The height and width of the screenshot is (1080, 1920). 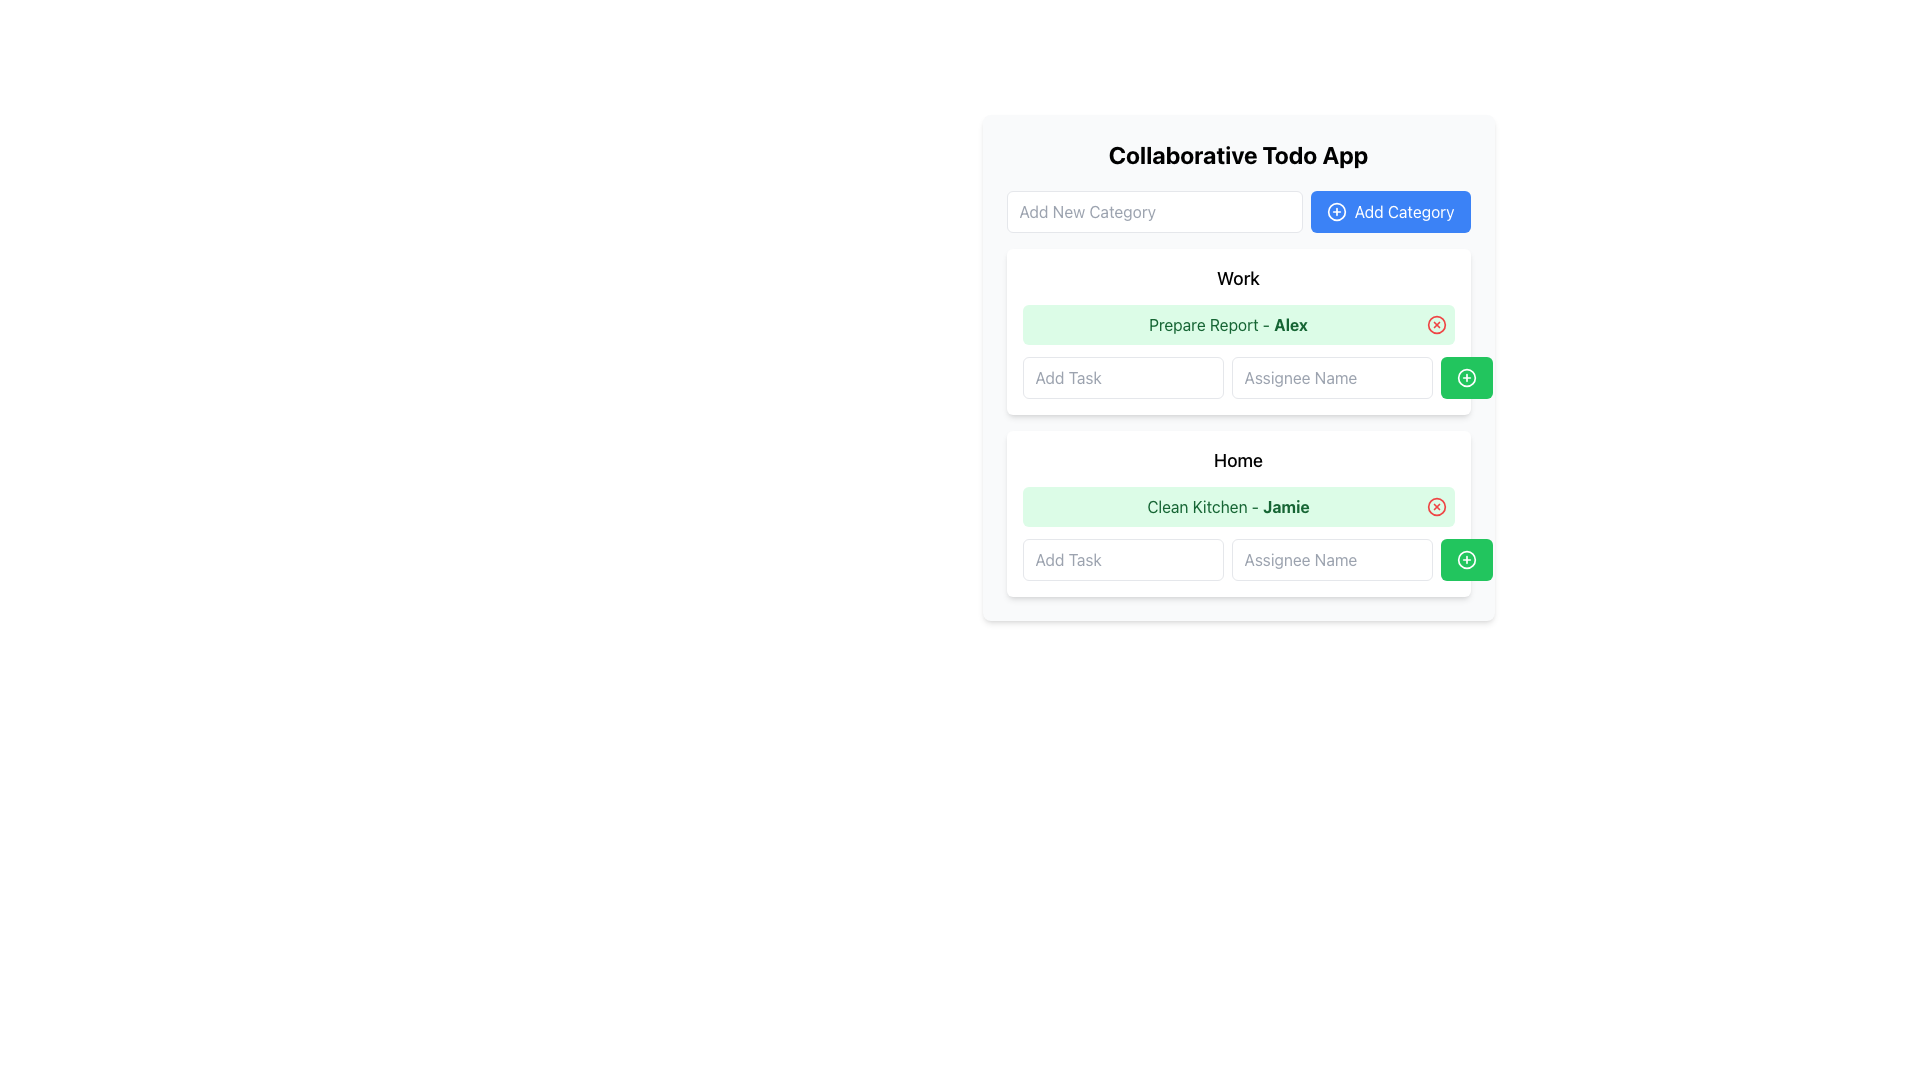 I want to click on the heading text label that indicates the context or category of tasks in the 'Work' section card, positioned above the 'Prepare Report - Alex' description, so click(x=1237, y=278).